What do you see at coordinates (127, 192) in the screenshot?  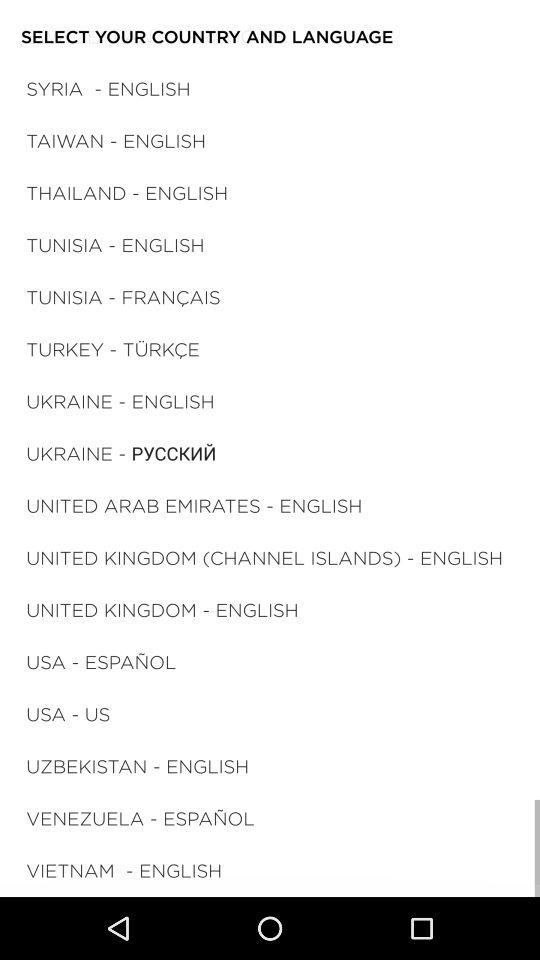 I see `the thailand - english item` at bounding box center [127, 192].